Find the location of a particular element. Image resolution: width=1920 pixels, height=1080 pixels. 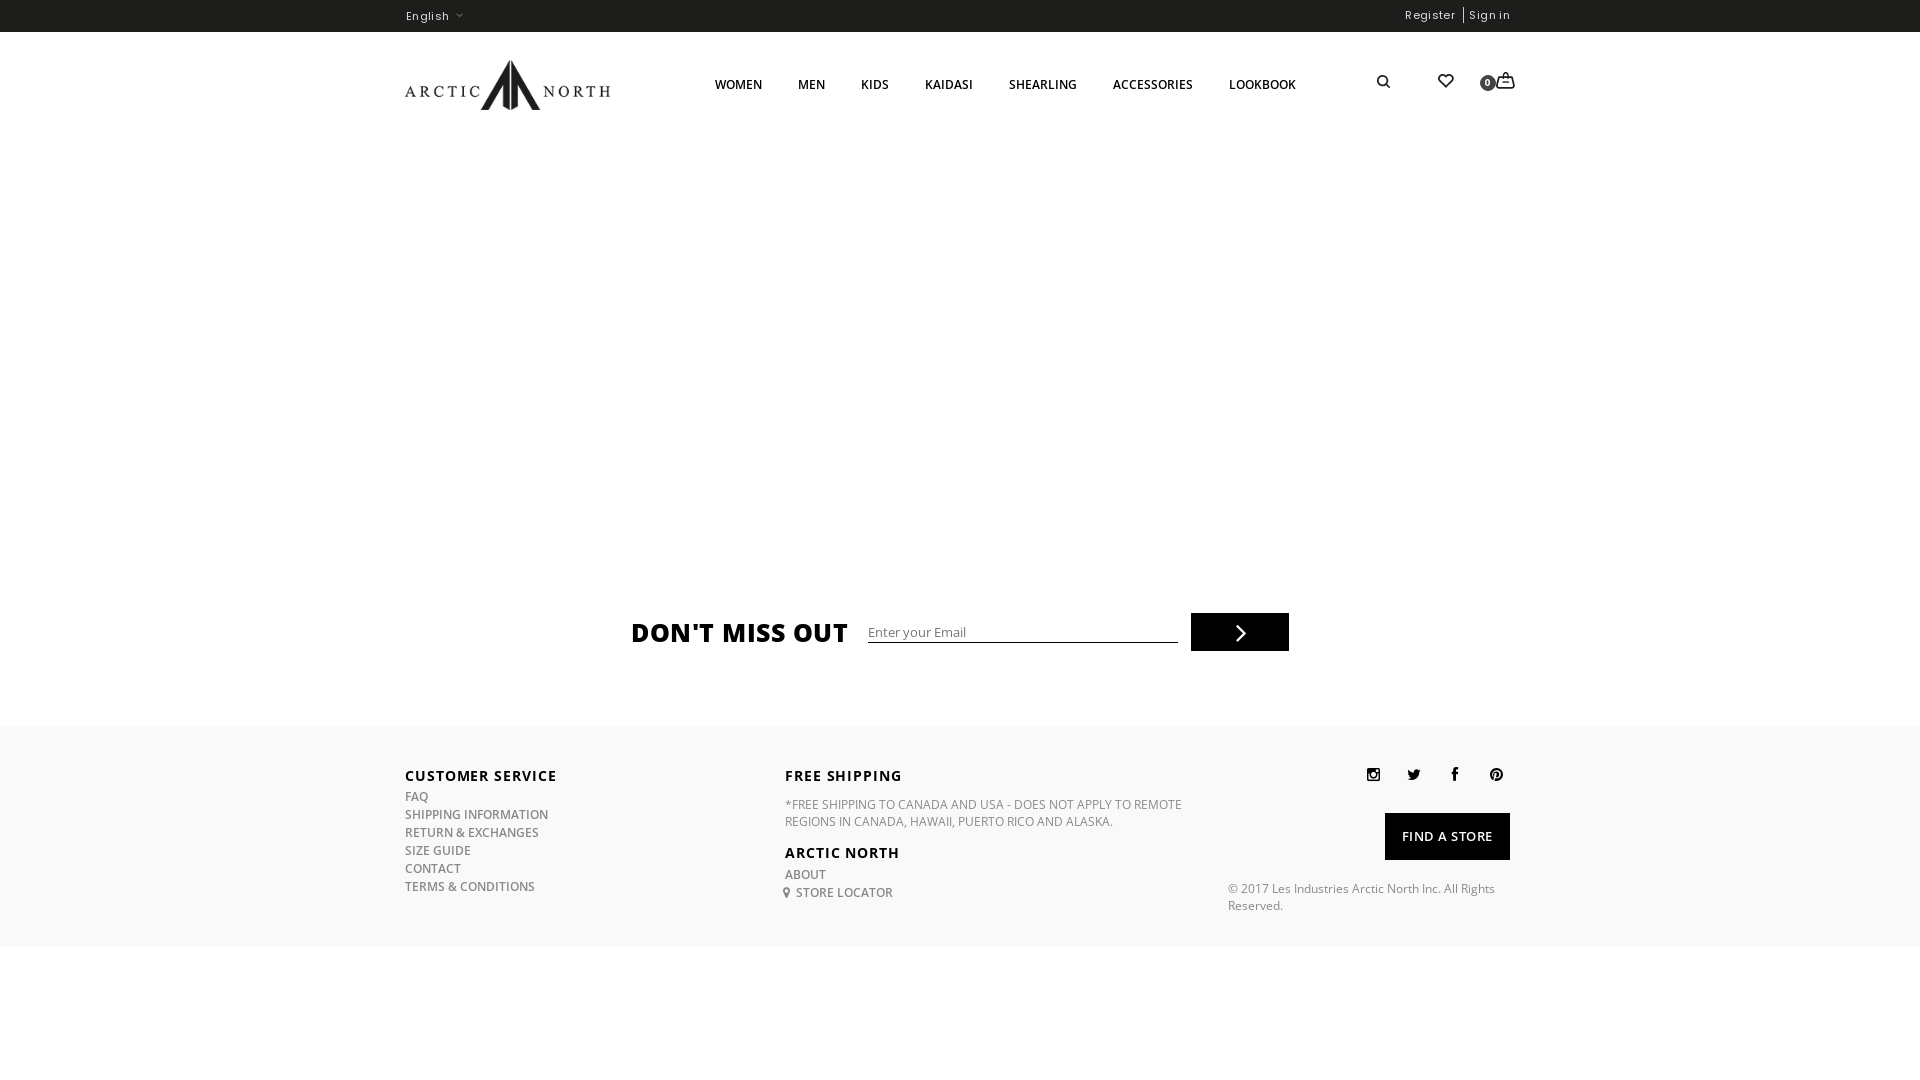

'Follow Chestnut on Twitter' is located at coordinates (1413, 773).